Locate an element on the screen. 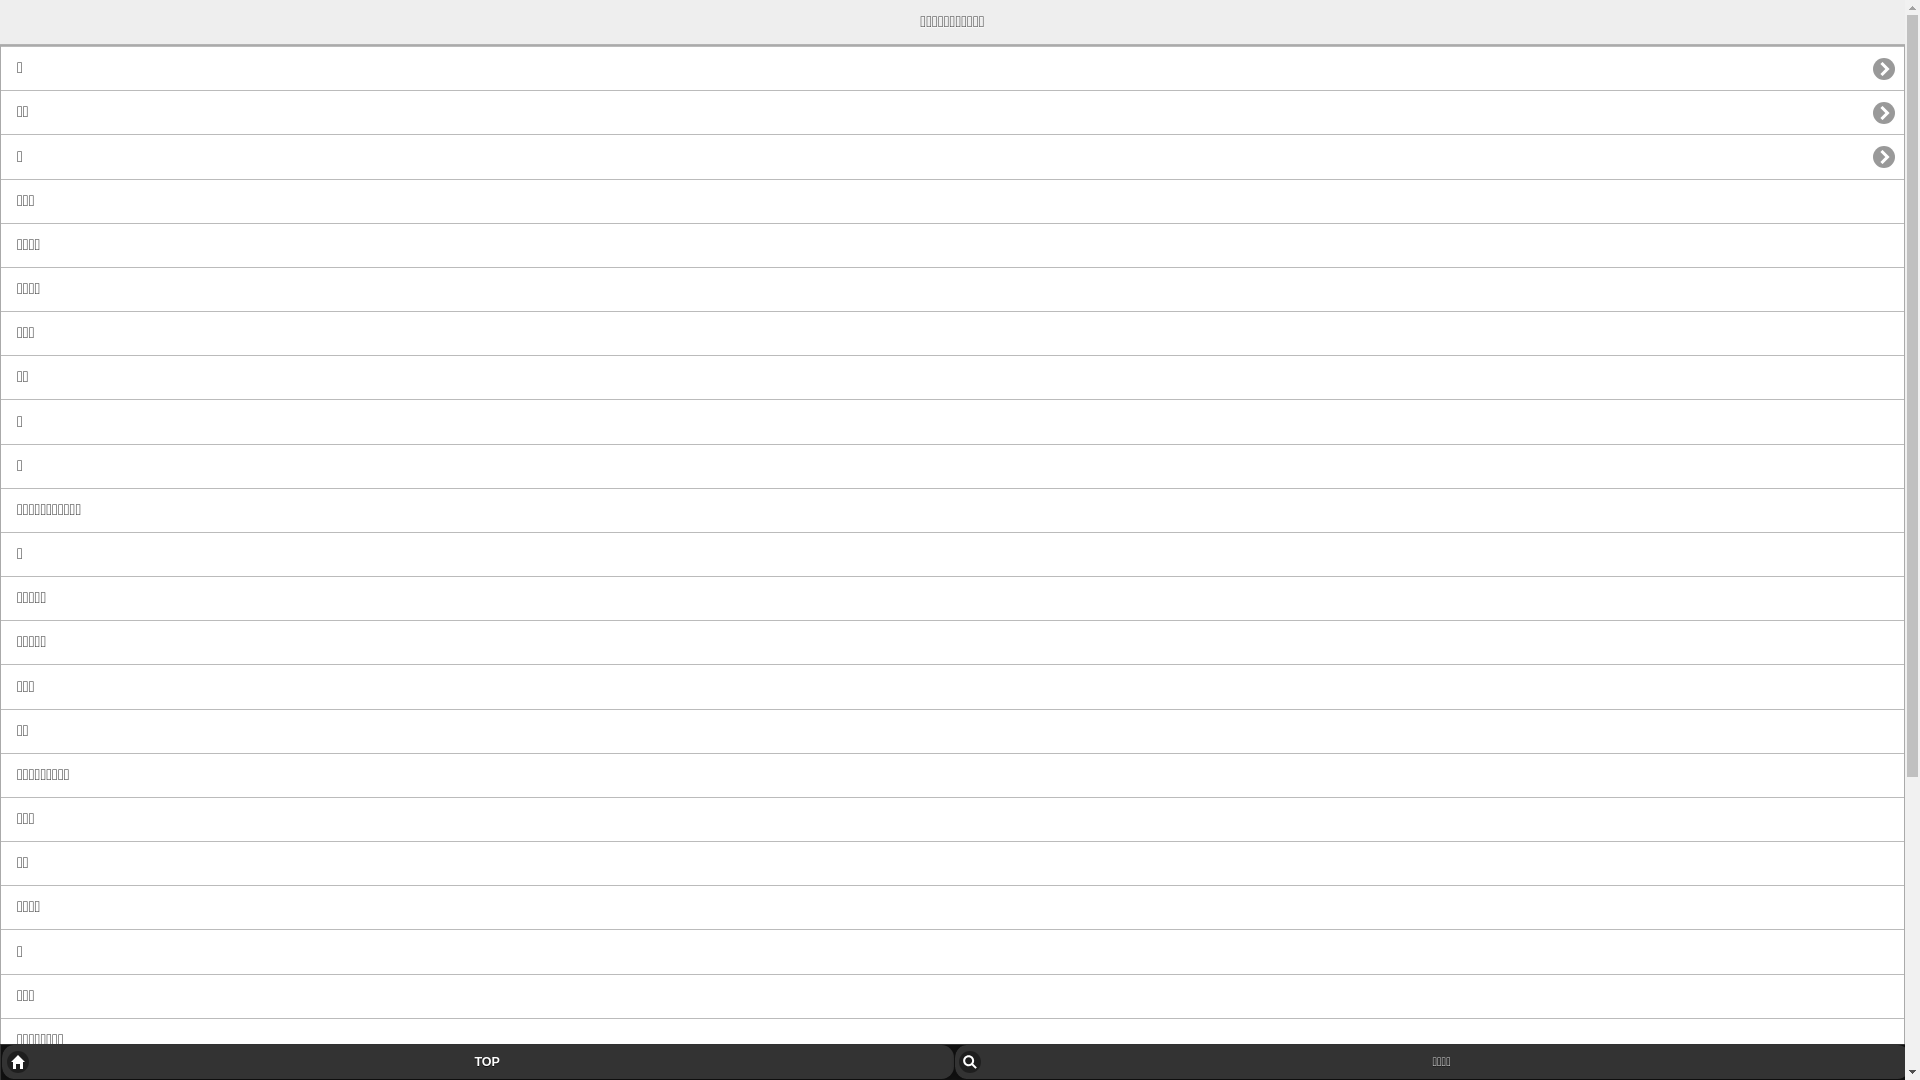 The height and width of the screenshot is (1080, 1920). 'TOP' is located at coordinates (476, 1060).